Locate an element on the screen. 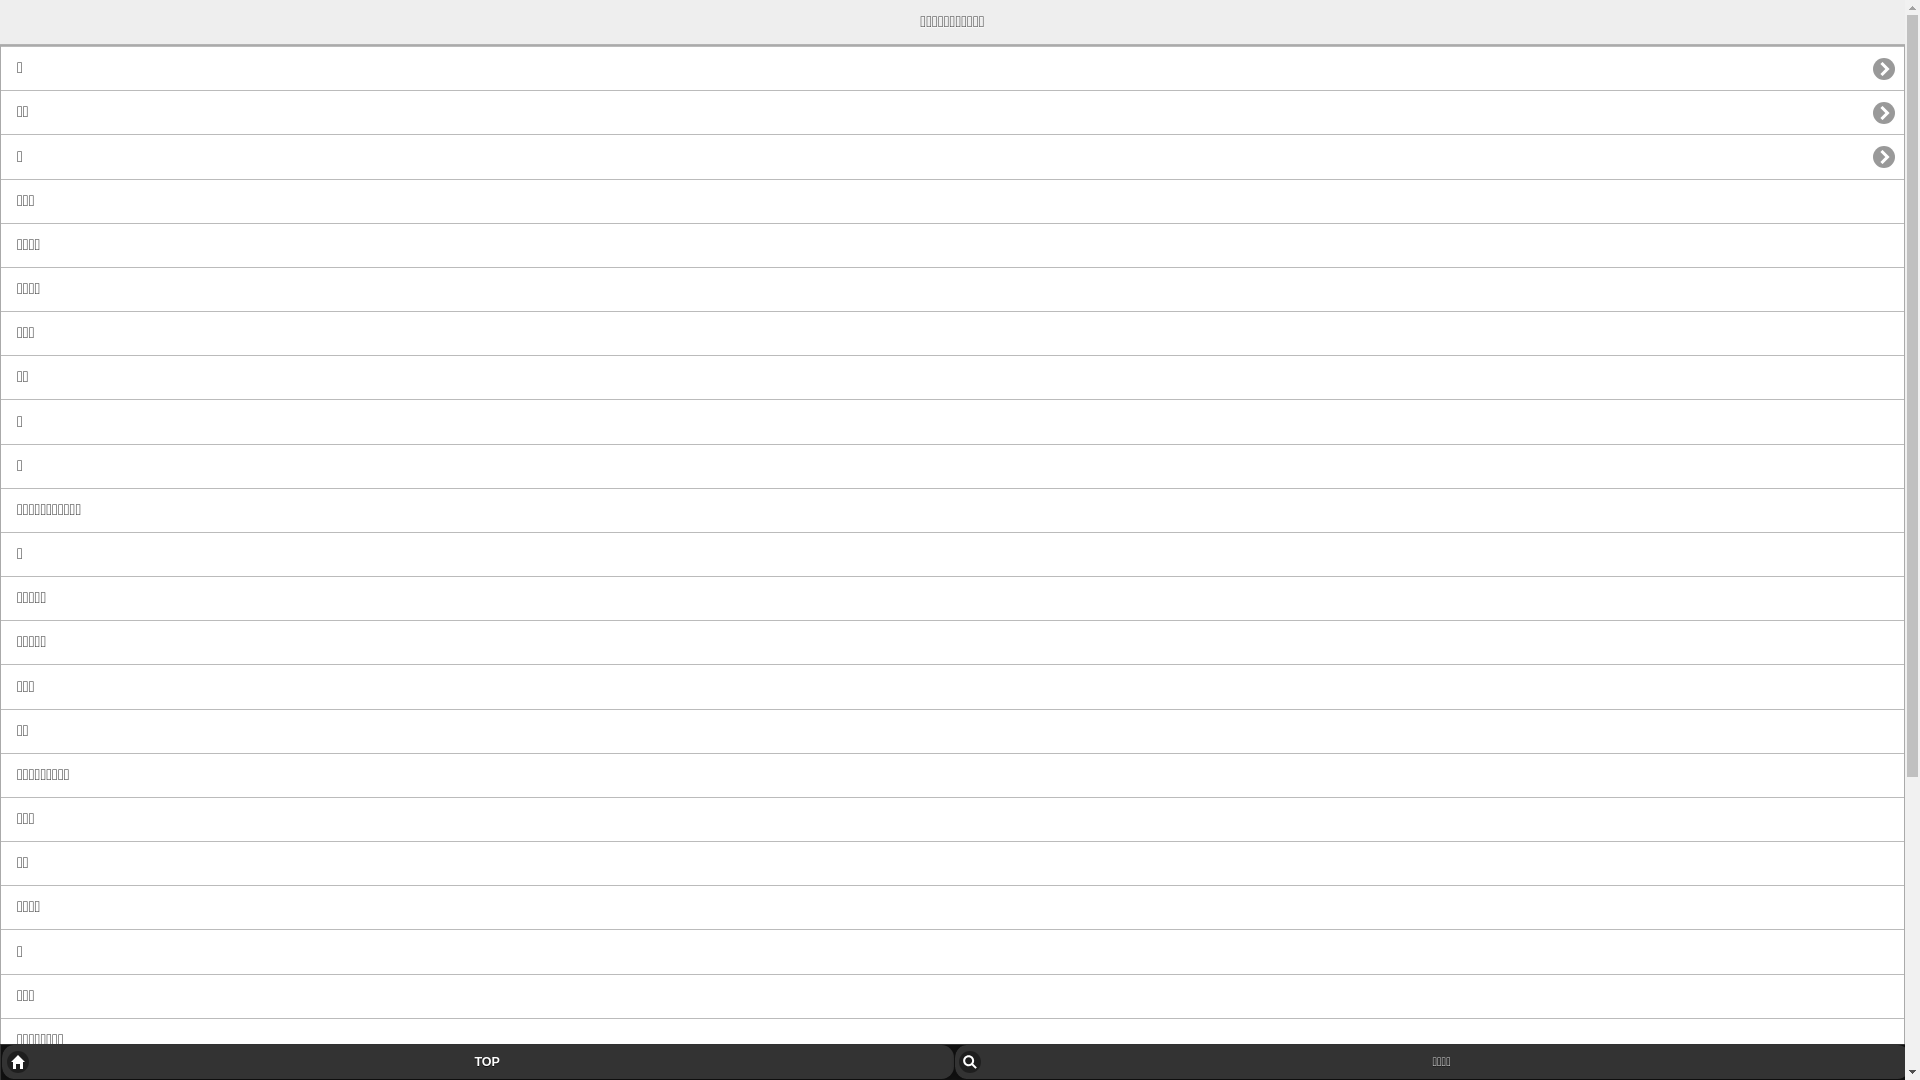 The height and width of the screenshot is (1080, 1920). 'TOP' is located at coordinates (476, 1060).